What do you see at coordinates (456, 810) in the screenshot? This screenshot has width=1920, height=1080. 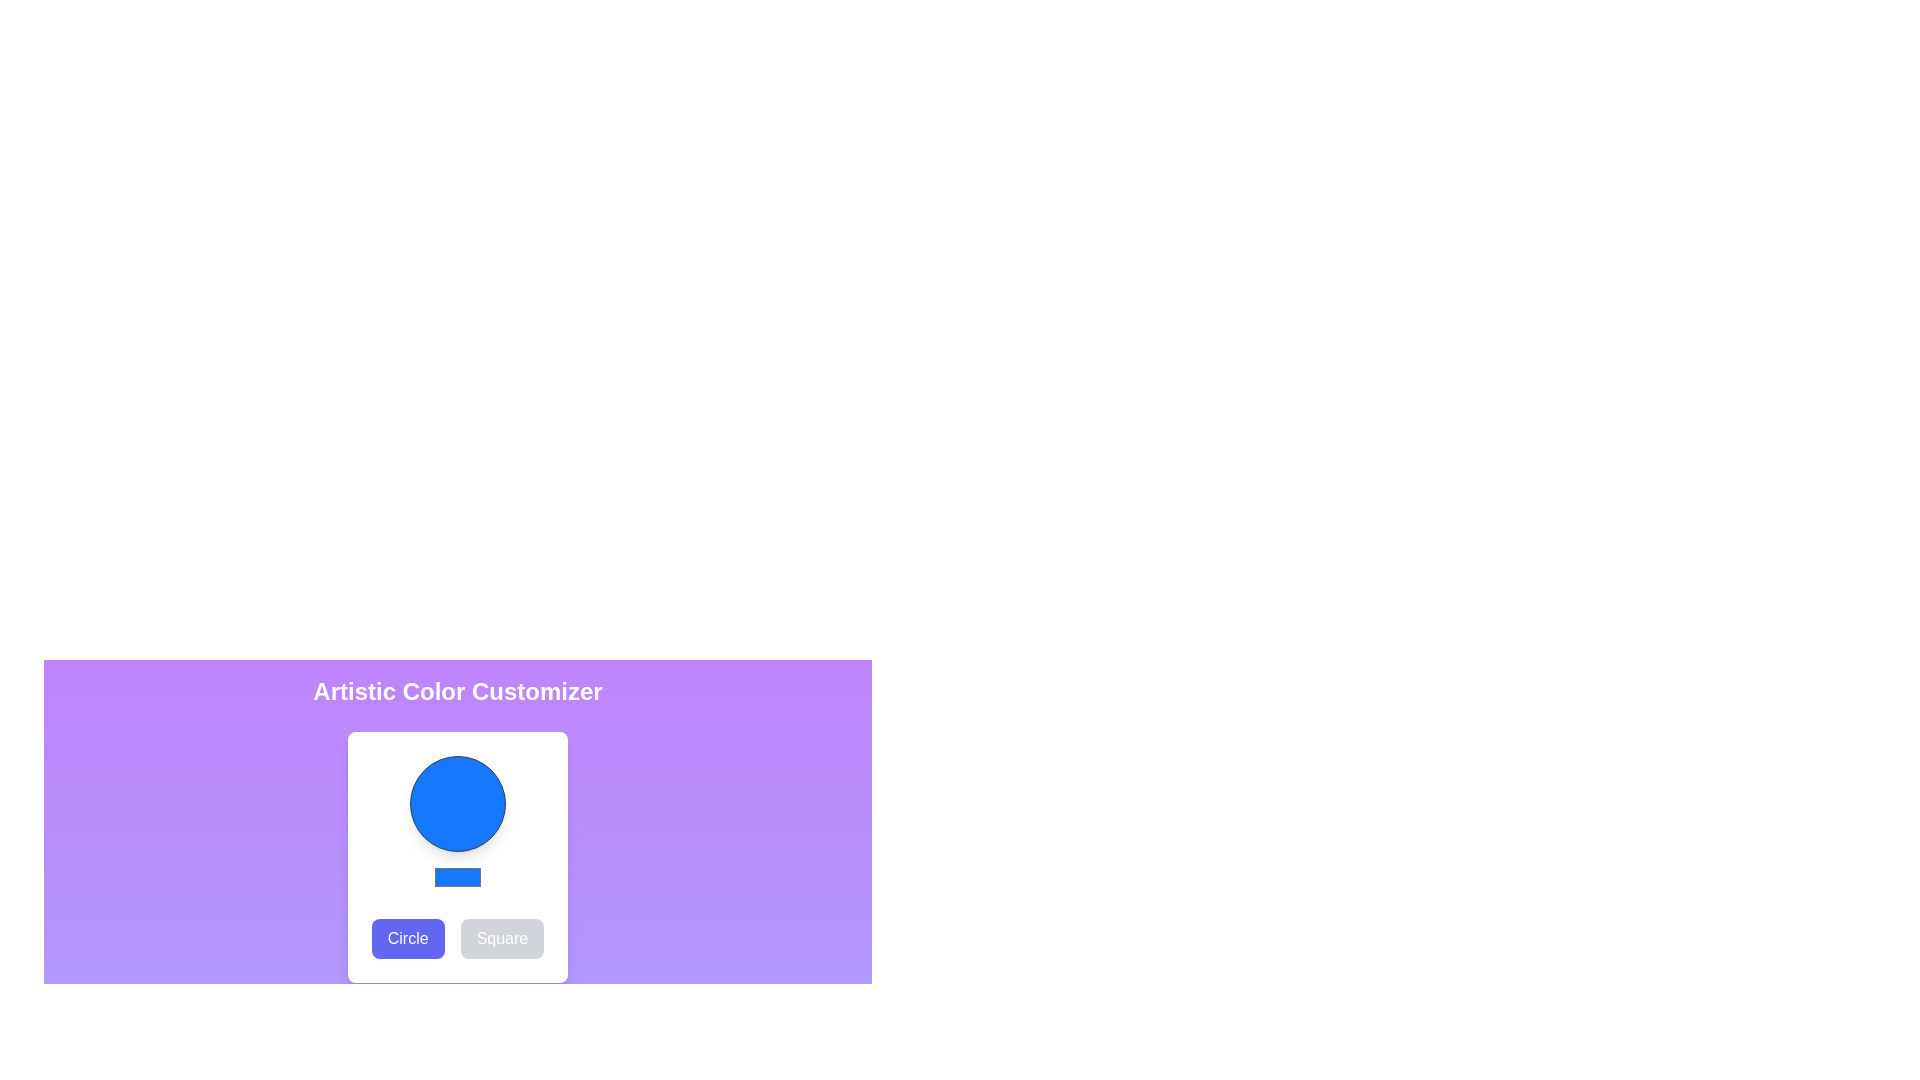 I see `the Color picker button, which is` at bounding box center [456, 810].